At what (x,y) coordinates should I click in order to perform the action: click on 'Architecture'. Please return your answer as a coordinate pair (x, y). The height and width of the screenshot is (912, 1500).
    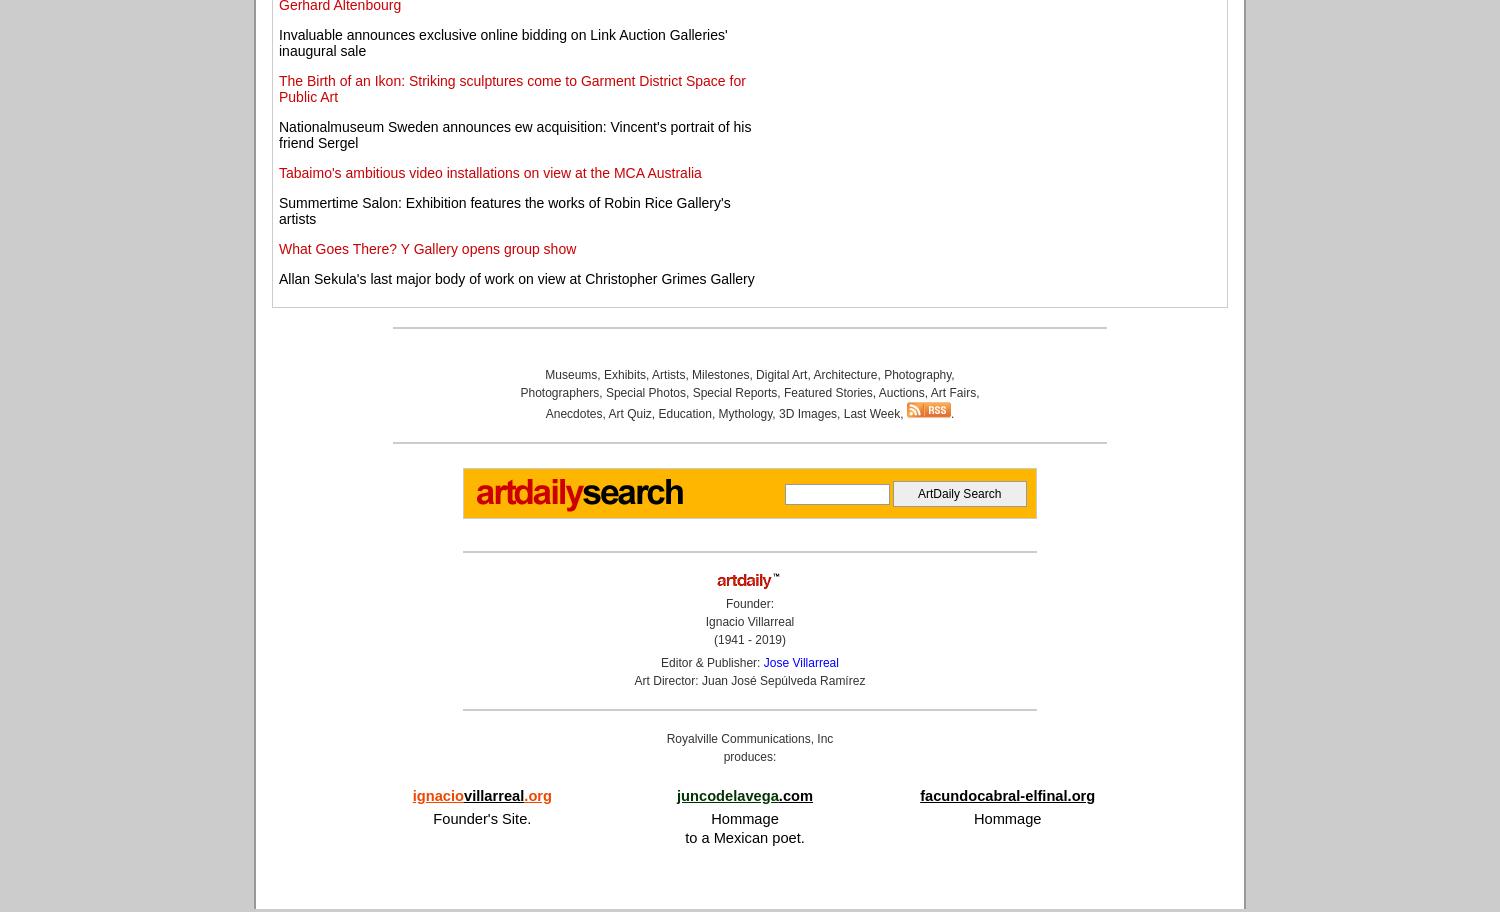
    Looking at the image, I should click on (843, 373).